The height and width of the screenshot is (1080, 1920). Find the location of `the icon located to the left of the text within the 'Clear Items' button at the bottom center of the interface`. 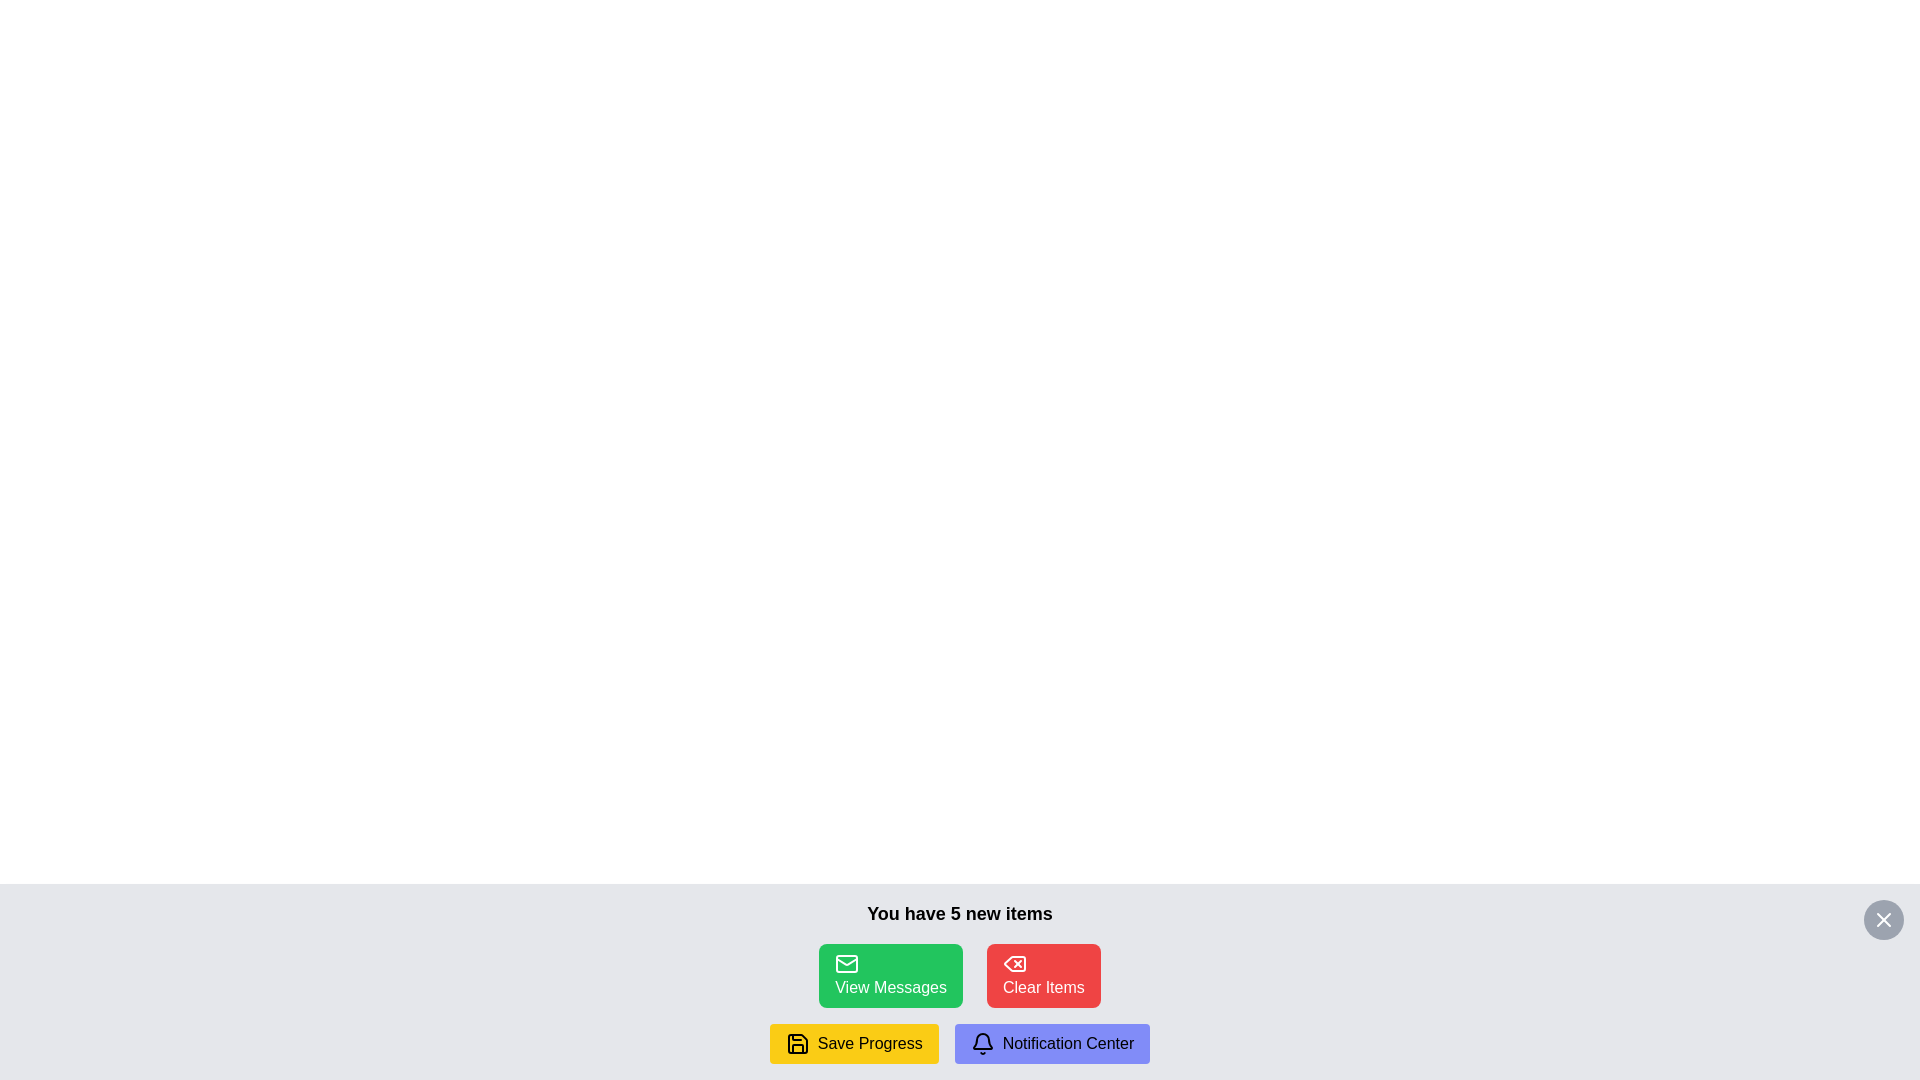

the icon located to the left of the text within the 'Clear Items' button at the bottom center of the interface is located at coordinates (1014, 963).